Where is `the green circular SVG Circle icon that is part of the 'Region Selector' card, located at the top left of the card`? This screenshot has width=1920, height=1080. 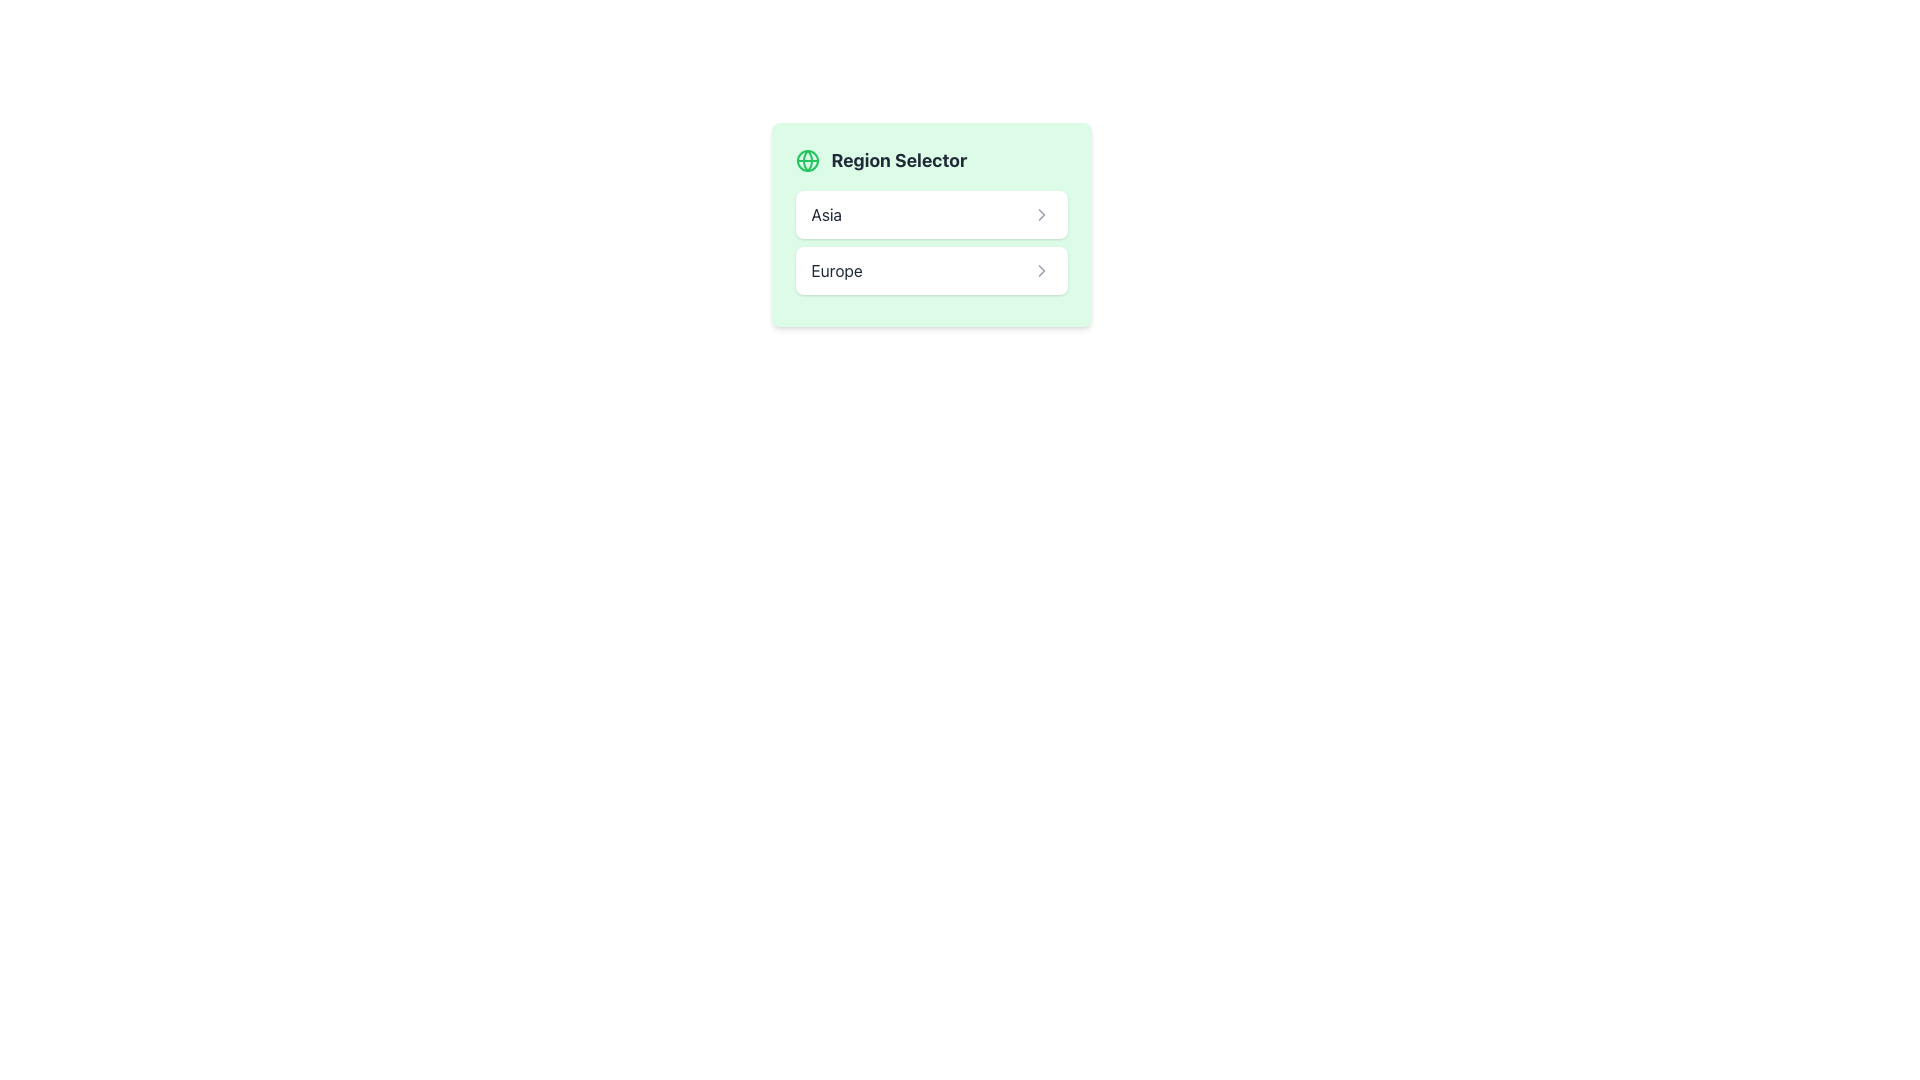
the green circular SVG Circle icon that is part of the 'Region Selector' card, located at the top left of the card is located at coordinates (807, 160).